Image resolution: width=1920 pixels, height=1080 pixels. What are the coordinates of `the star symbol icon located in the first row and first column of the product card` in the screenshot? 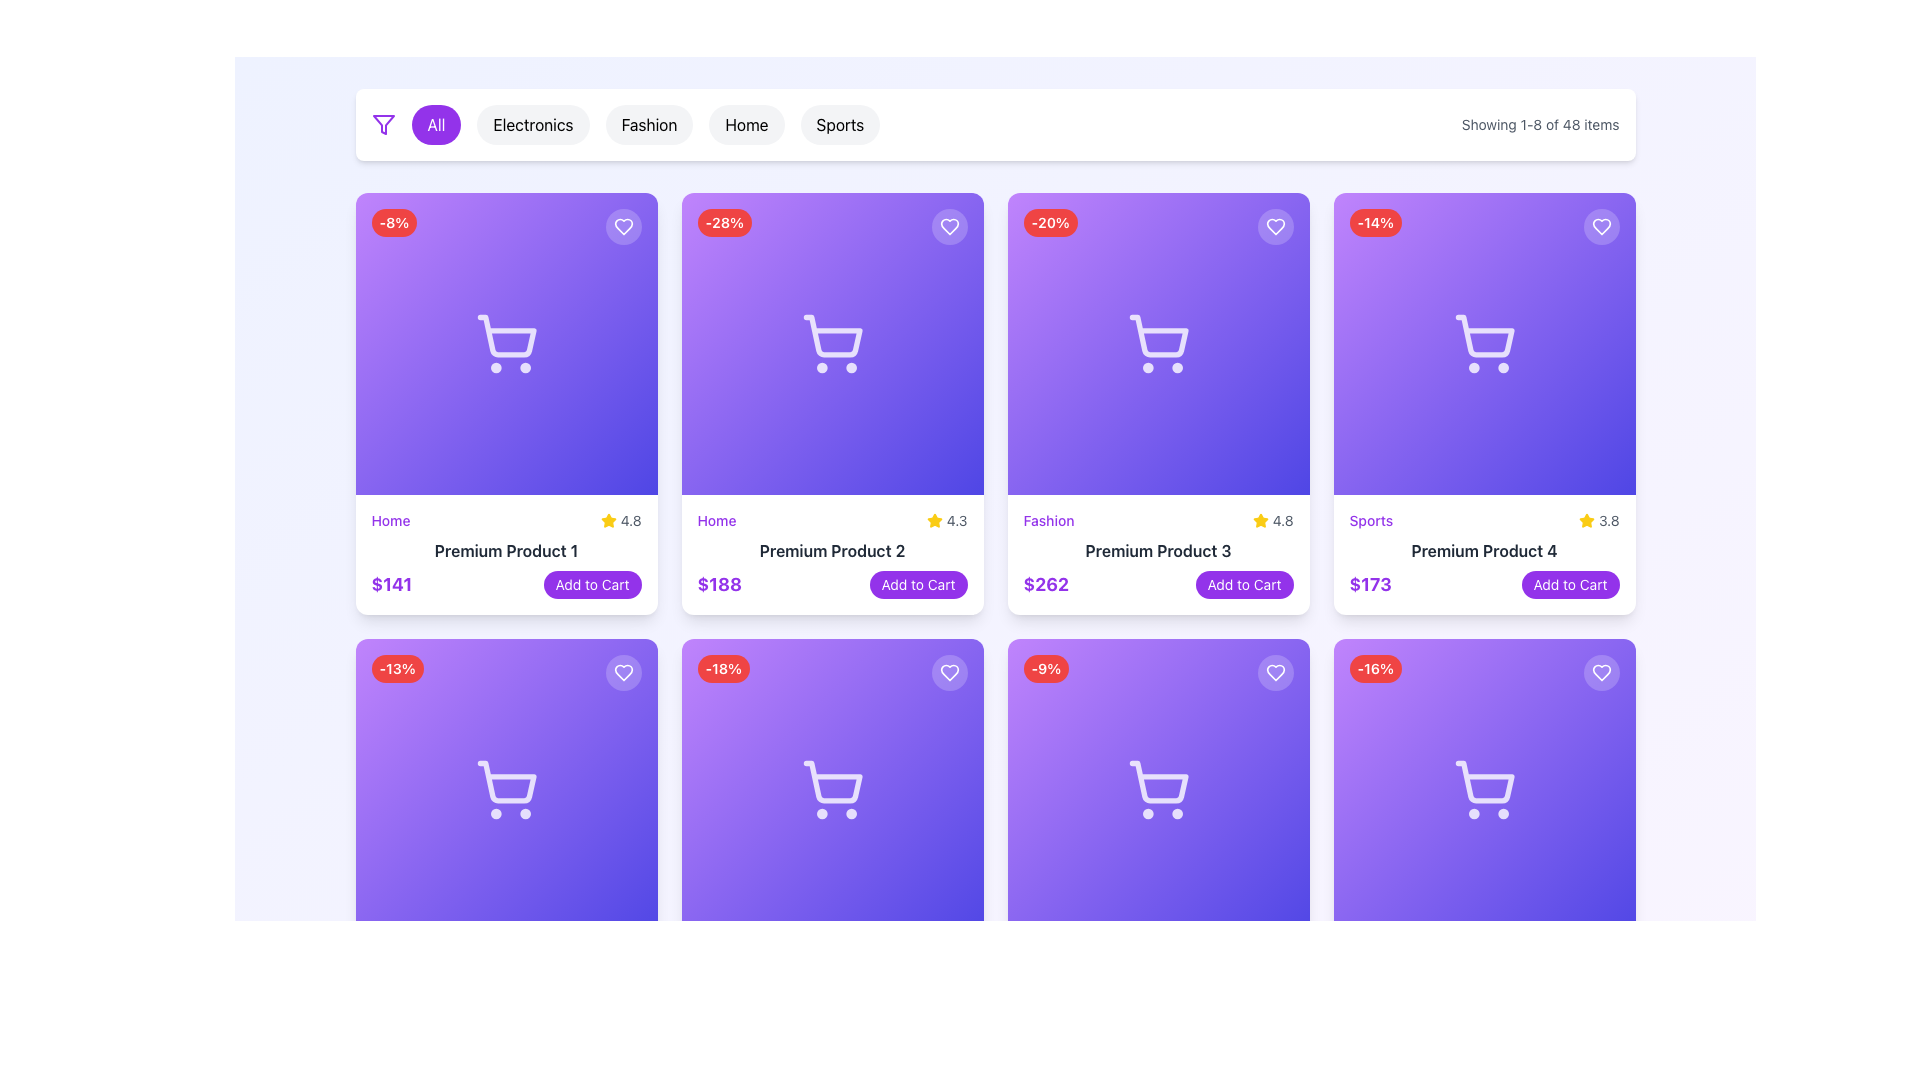 It's located at (607, 519).